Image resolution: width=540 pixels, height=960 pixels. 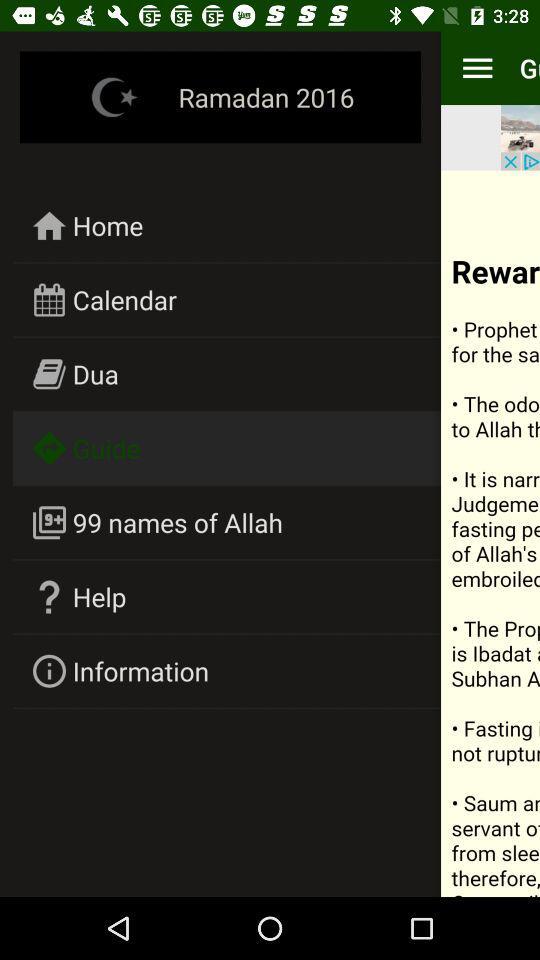 What do you see at coordinates (94, 373) in the screenshot?
I see `the item above guide` at bounding box center [94, 373].